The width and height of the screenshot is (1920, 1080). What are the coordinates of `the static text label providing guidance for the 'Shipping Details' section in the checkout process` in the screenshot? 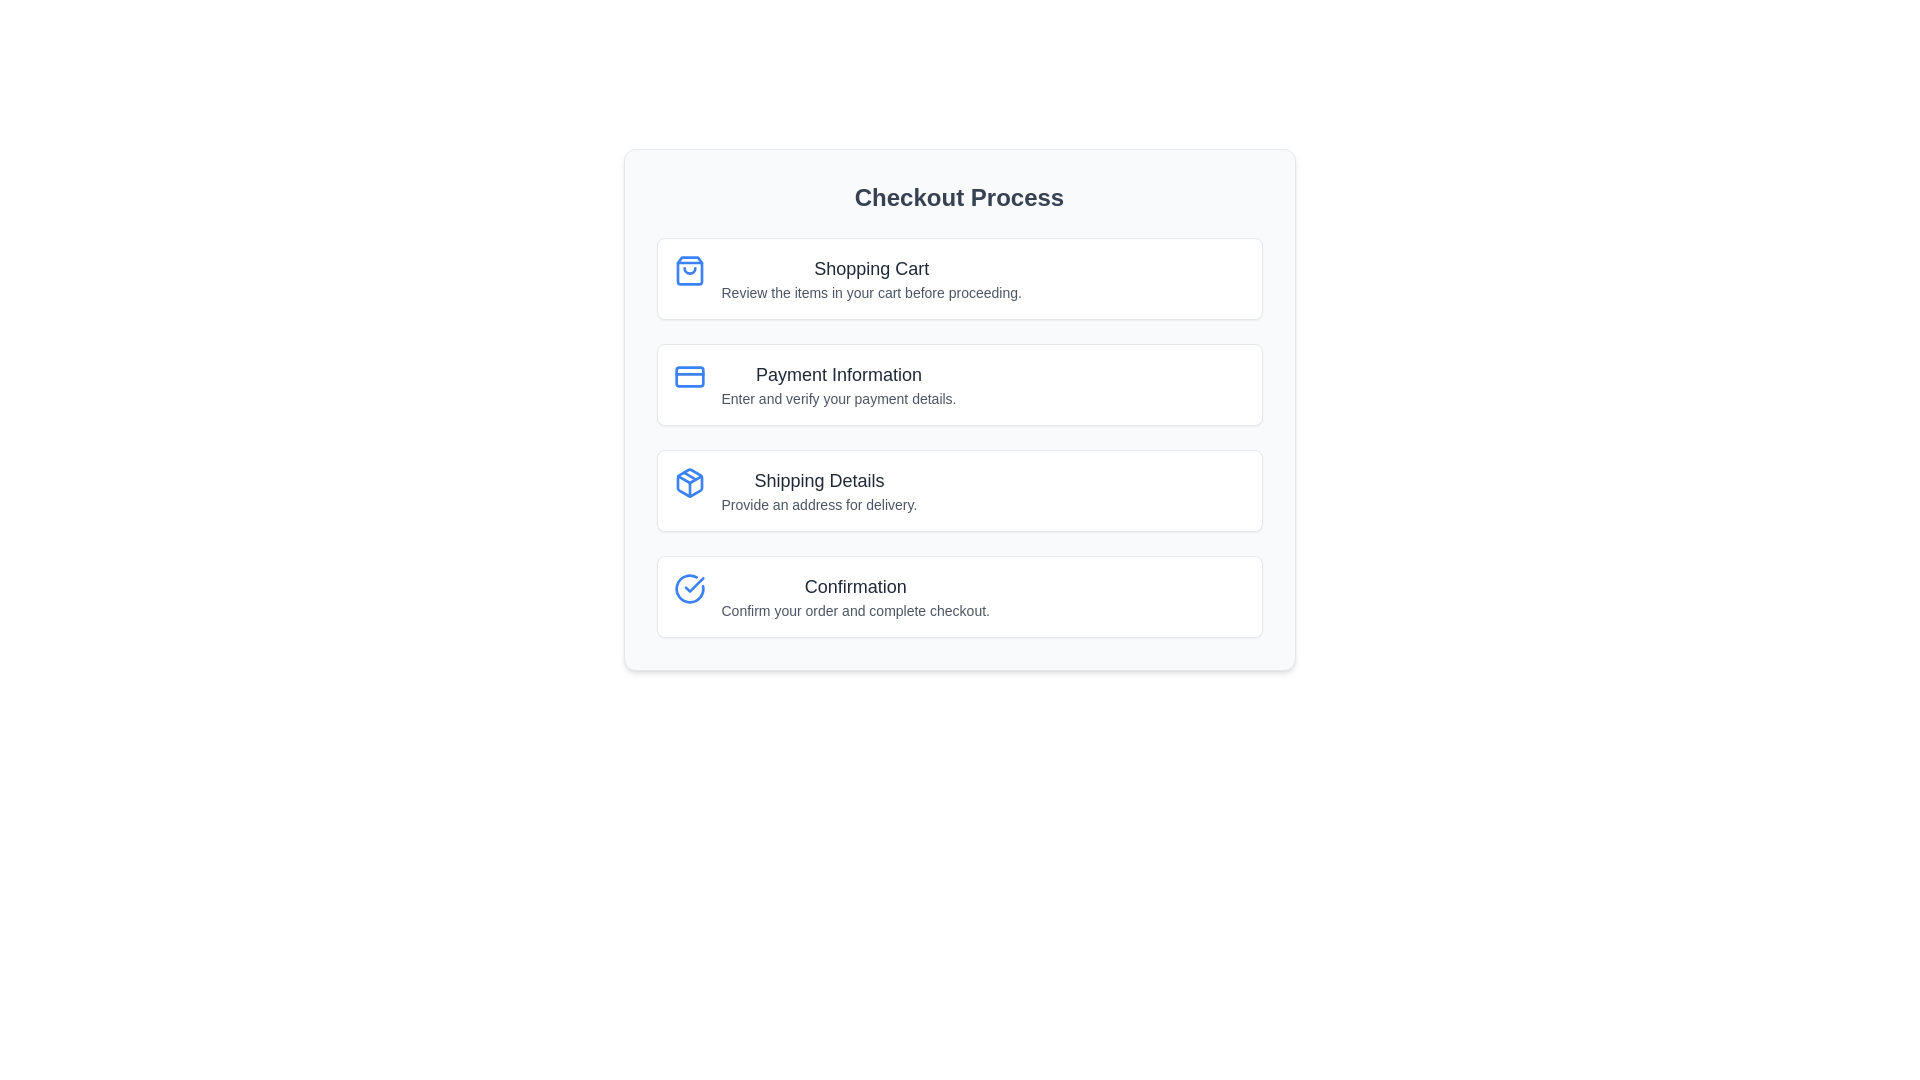 It's located at (819, 504).